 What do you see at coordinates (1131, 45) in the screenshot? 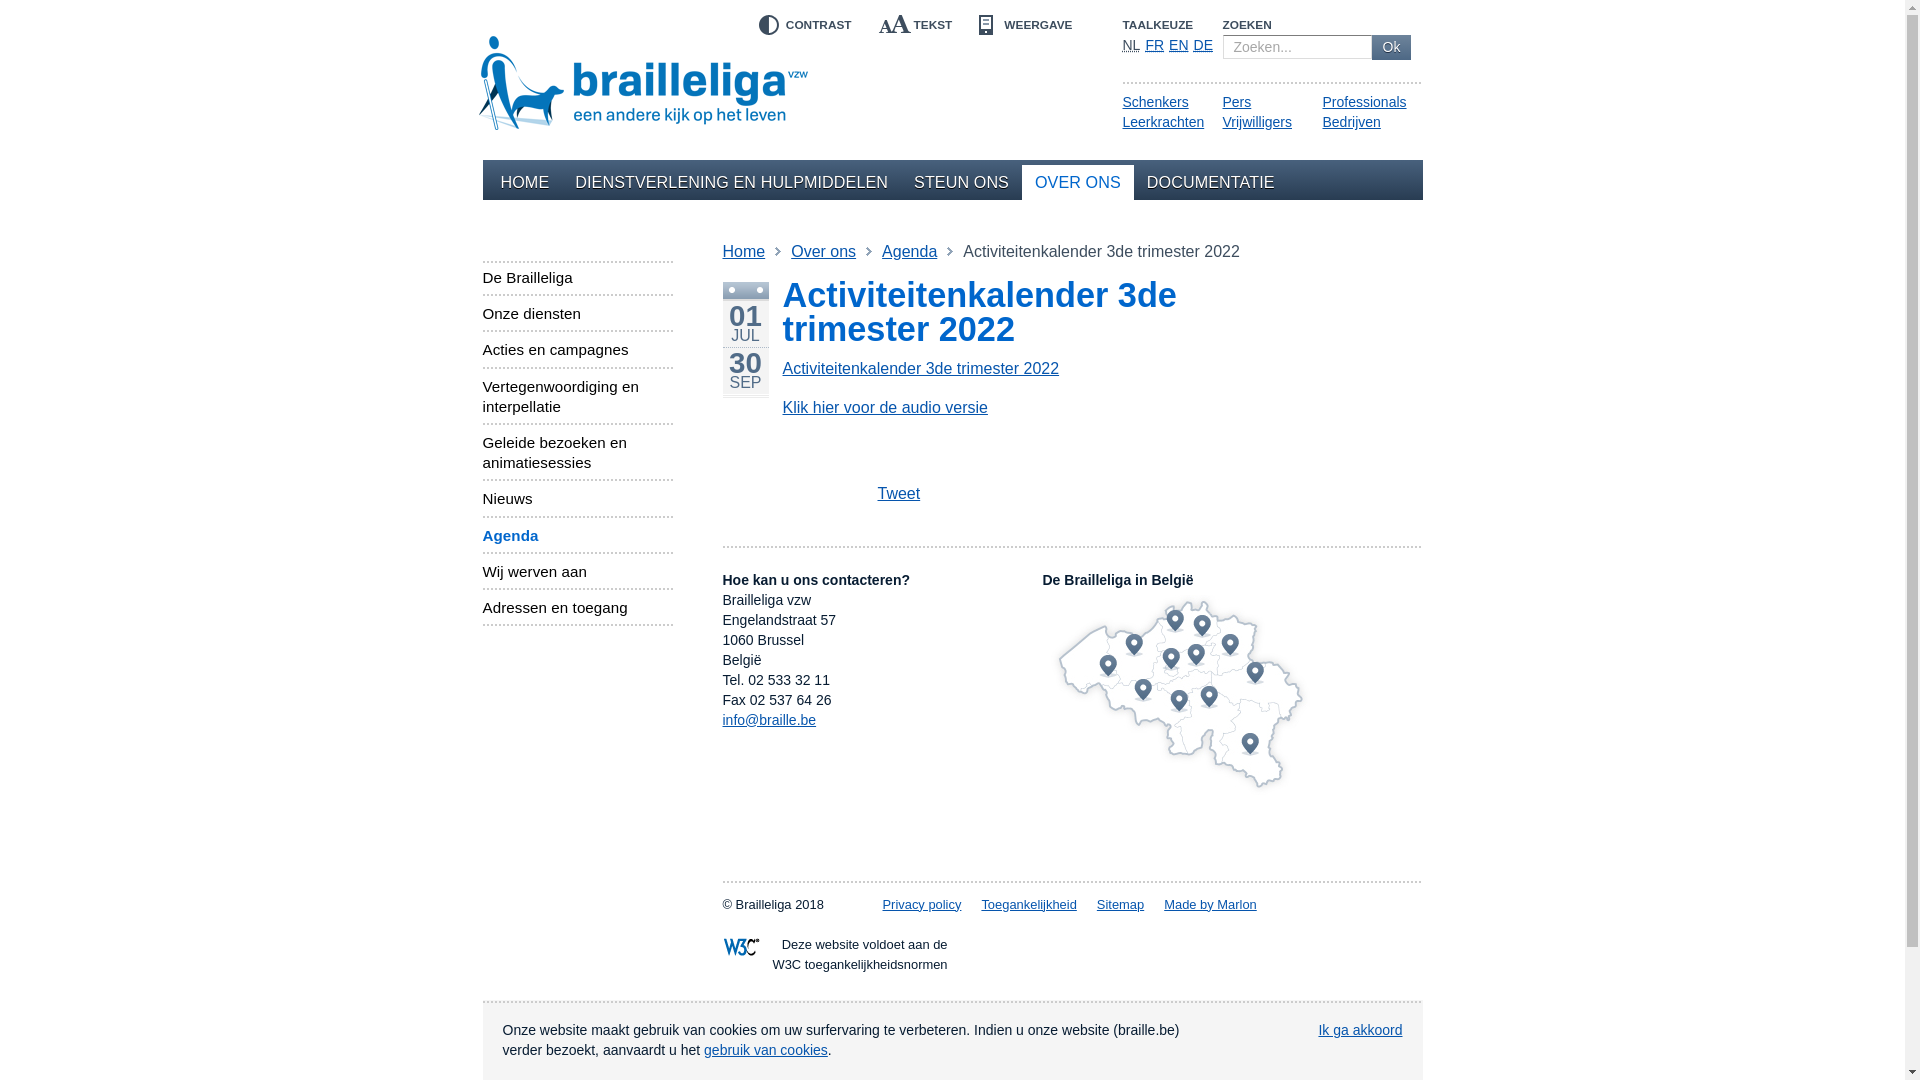
I see `'NL'` at bounding box center [1131, 45].